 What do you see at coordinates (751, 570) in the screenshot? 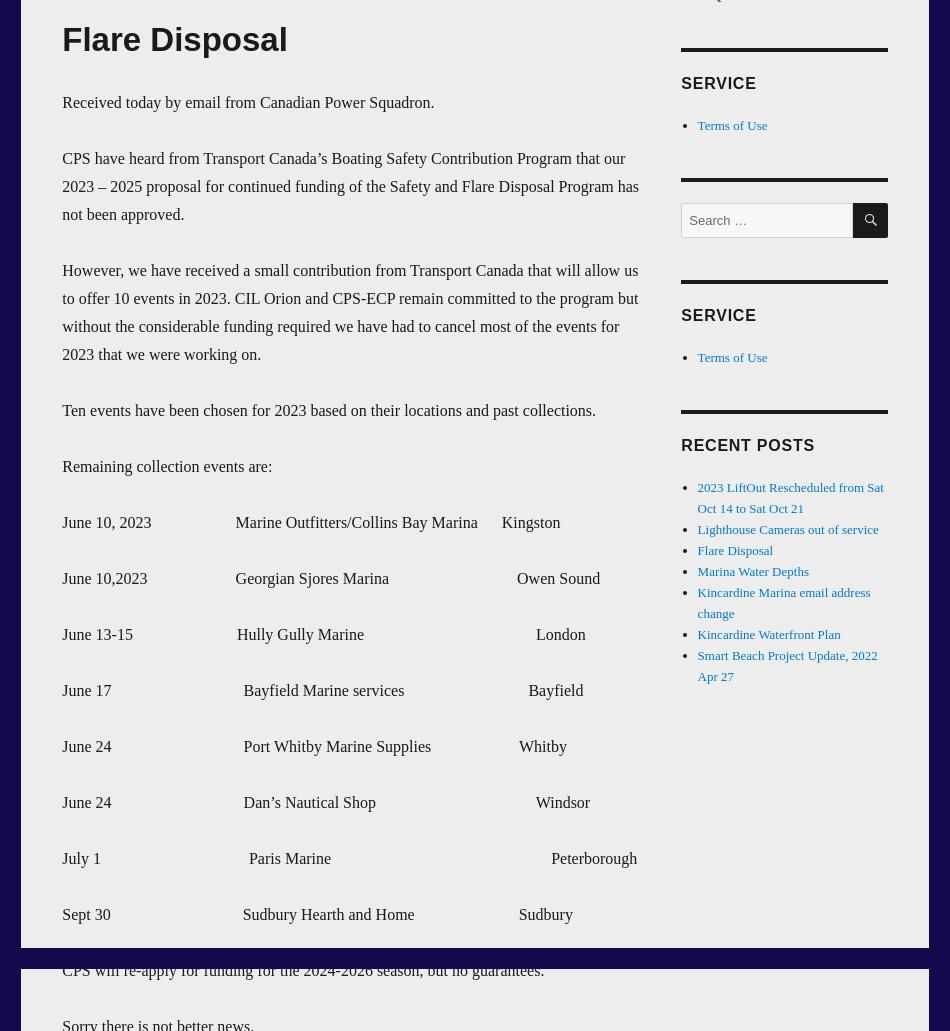
I see `'Marina Water Depths'` at bounding box center [751, 570].